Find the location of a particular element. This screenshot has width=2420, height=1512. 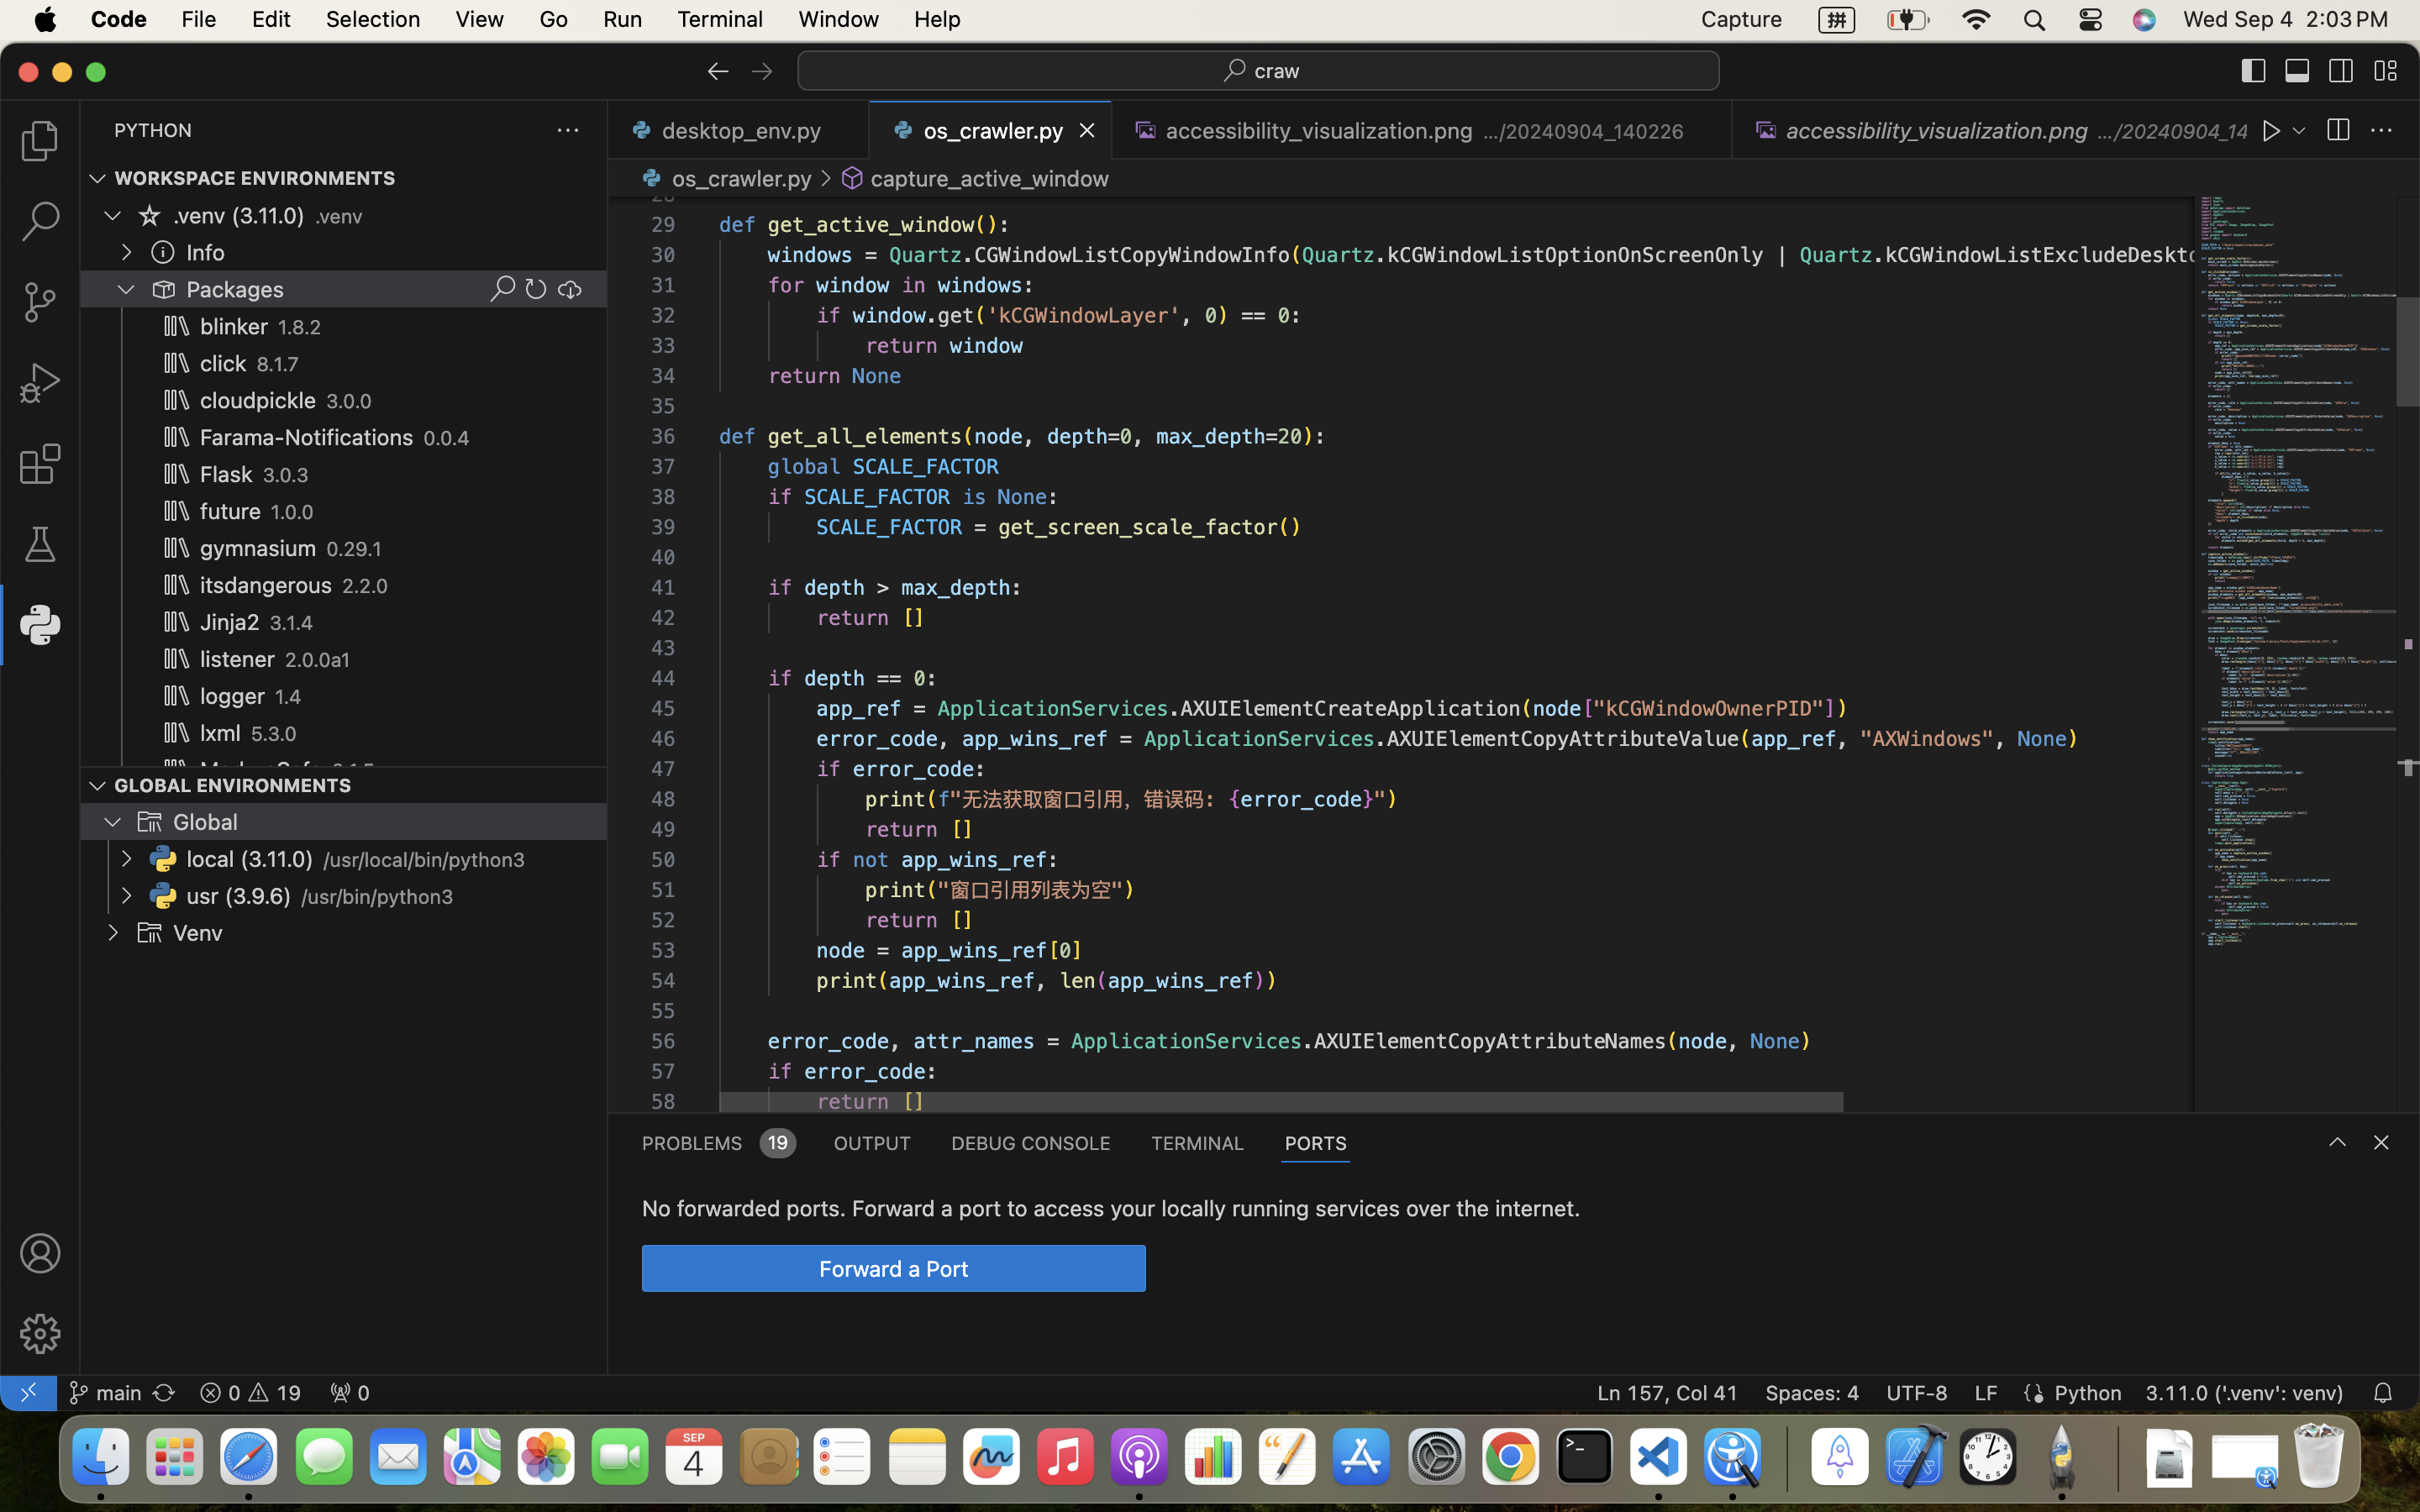

'' is located at coordinates (718, 70).